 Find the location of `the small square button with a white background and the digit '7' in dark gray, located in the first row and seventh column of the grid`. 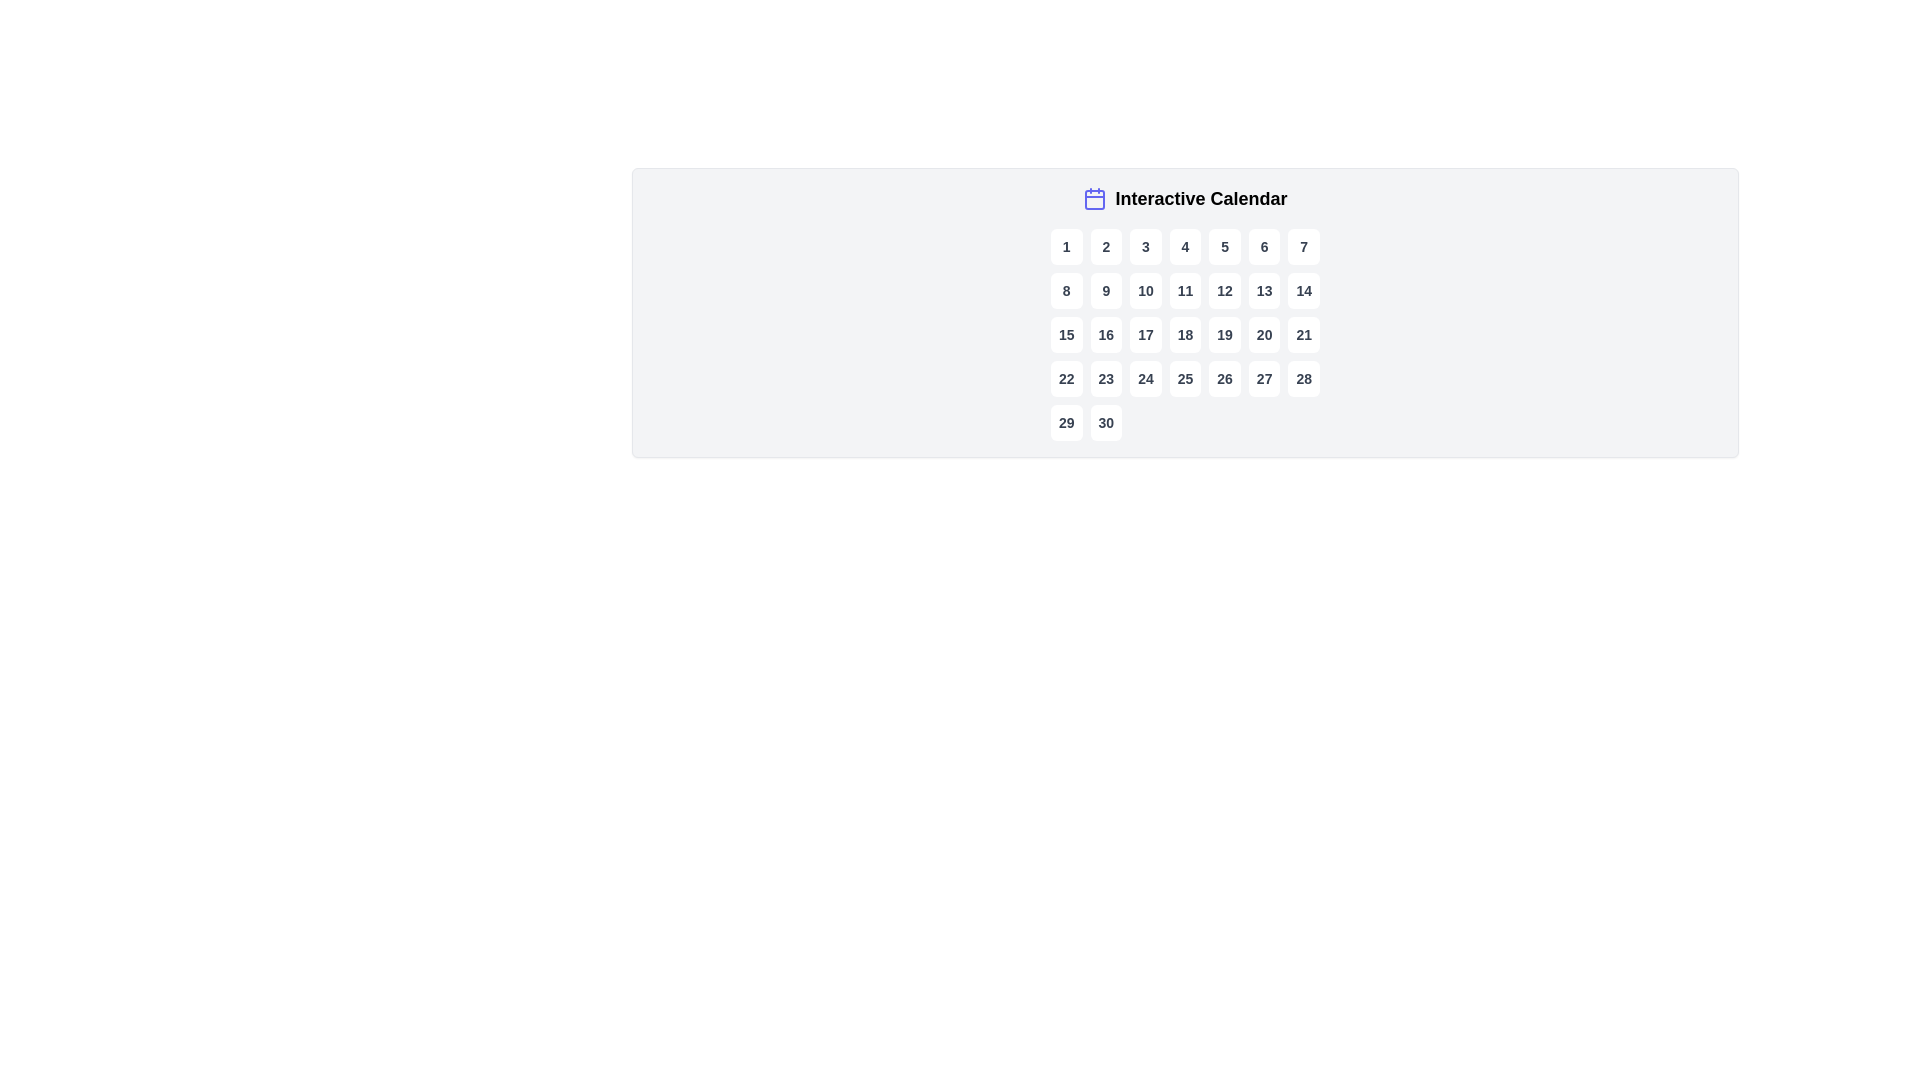

the small square button with a white background and the digit '7' in dark gray, located in the first row and seventh column of the grid is located at coordinates (1304, 245).